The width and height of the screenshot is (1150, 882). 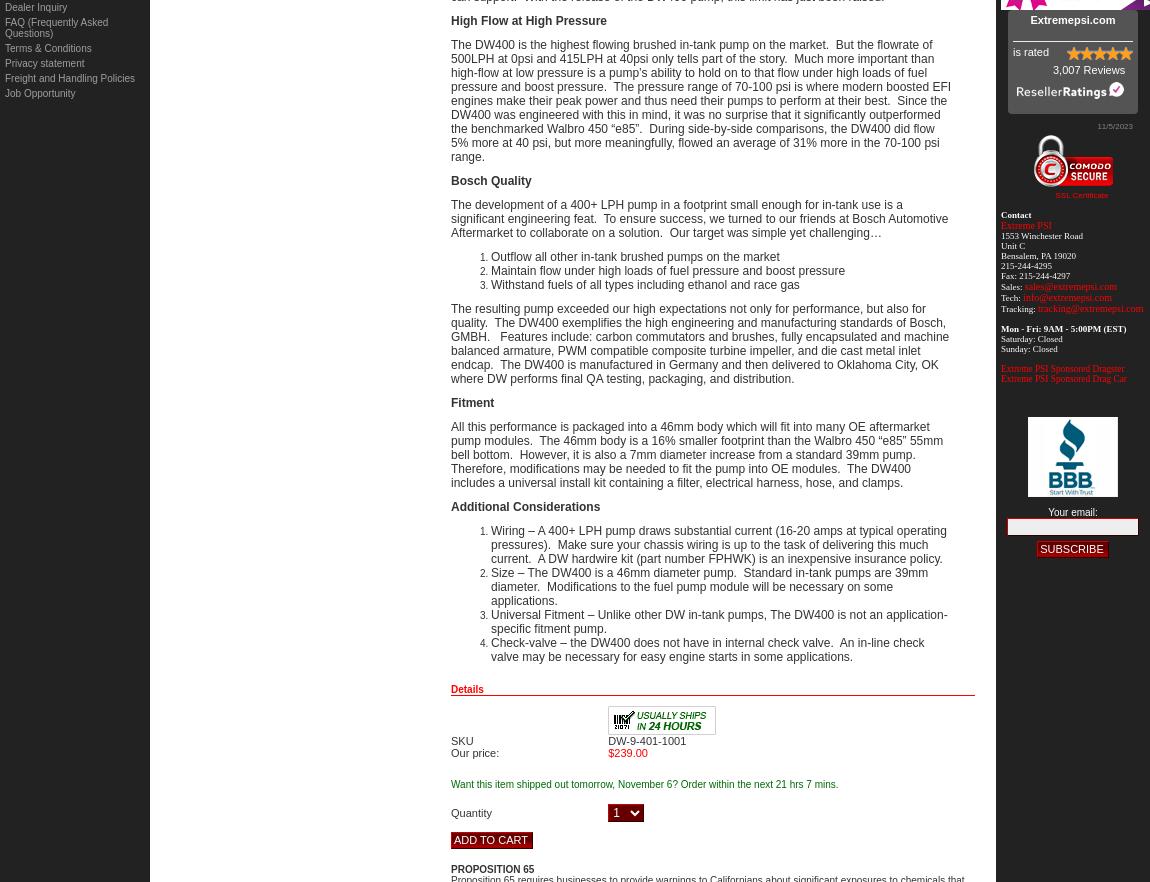 What do you see at coordinates (529, 20) in the screenshot?
I see `'High Flow at High Pressure'` at bounding box center [529, 20].